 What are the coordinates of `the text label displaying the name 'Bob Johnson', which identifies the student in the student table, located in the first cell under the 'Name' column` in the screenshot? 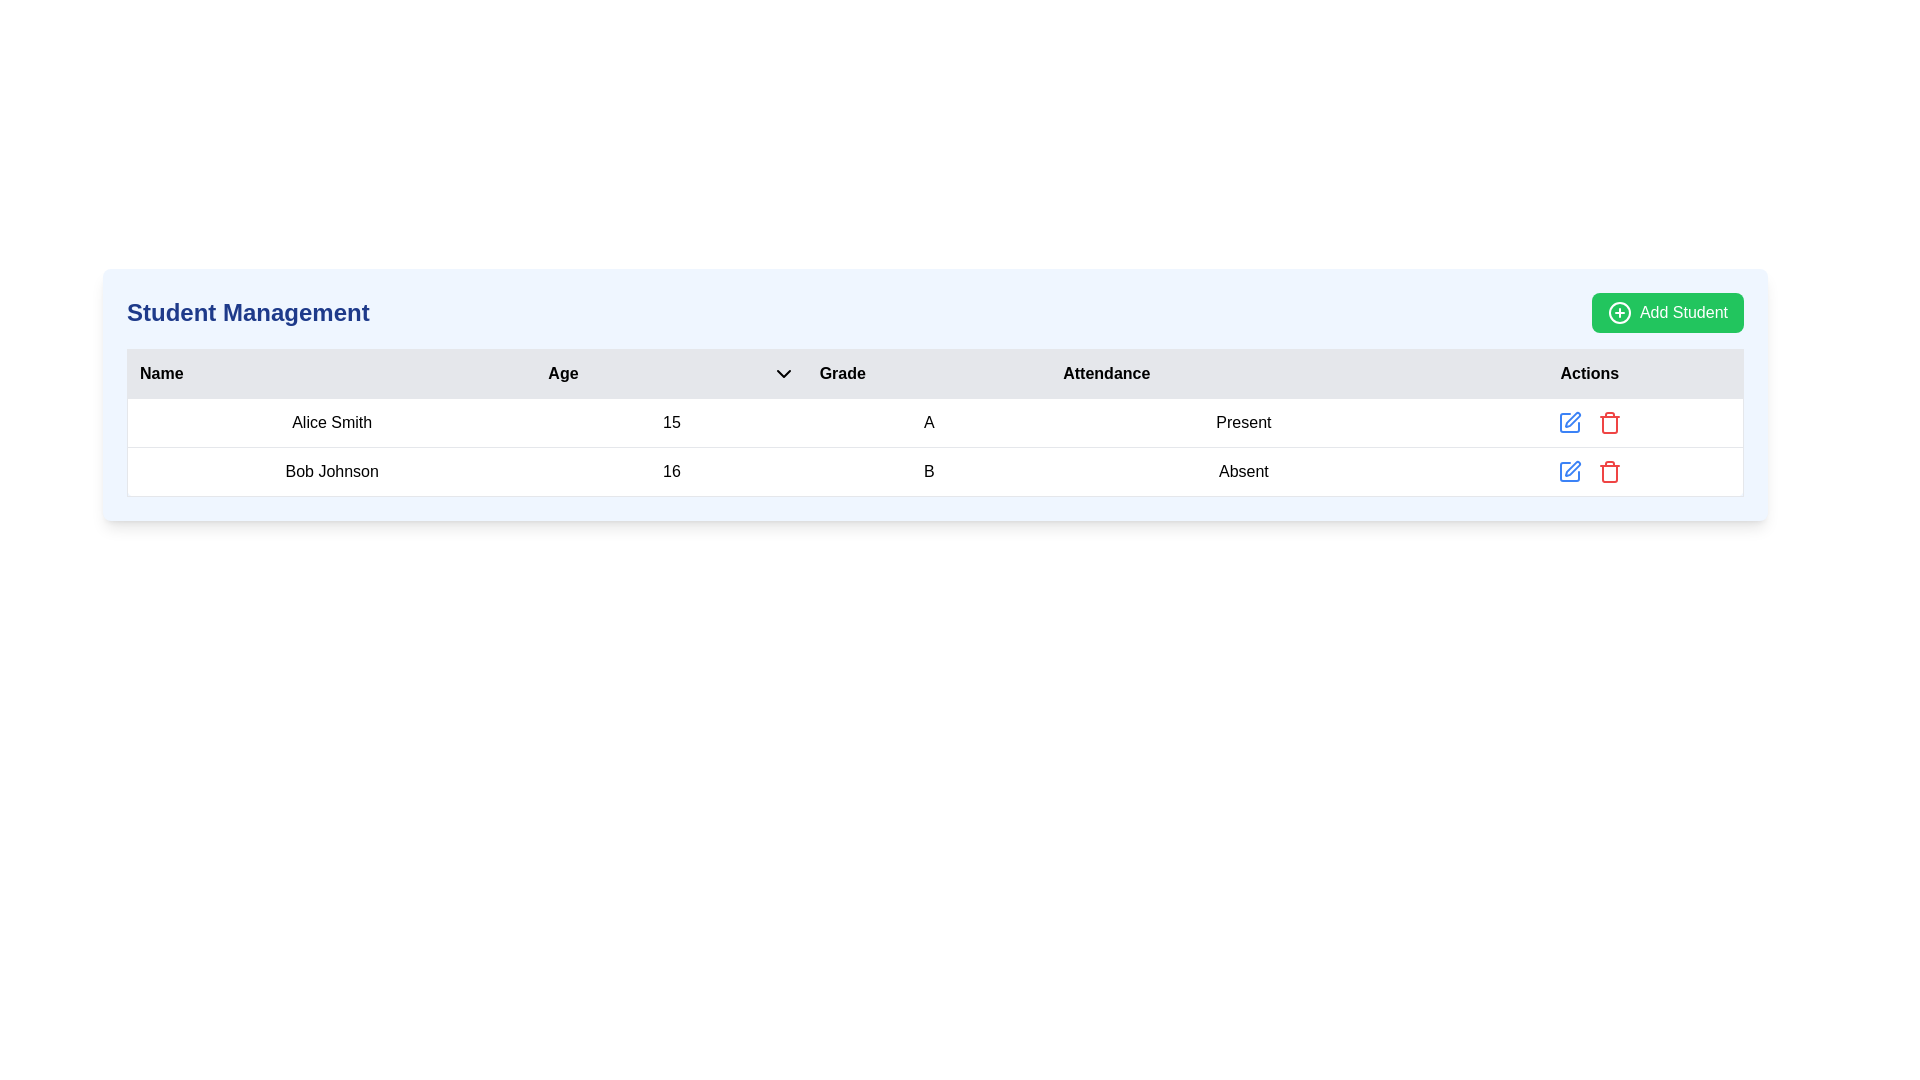 It's located at (331, 471).